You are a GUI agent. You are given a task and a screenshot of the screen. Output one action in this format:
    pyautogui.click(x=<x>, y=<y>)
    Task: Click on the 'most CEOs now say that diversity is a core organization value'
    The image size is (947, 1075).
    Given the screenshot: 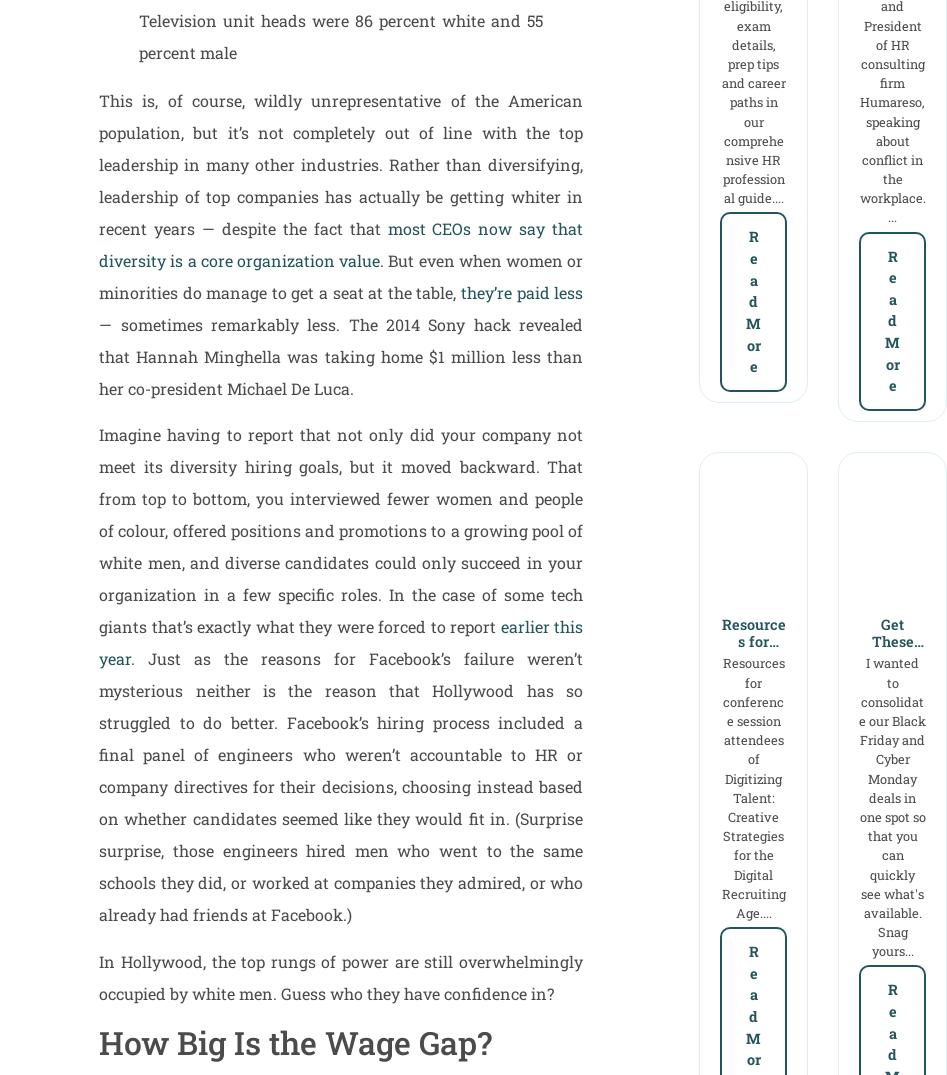 What is the action you would take?
    pyautogui.click(x=340, y=242)
    